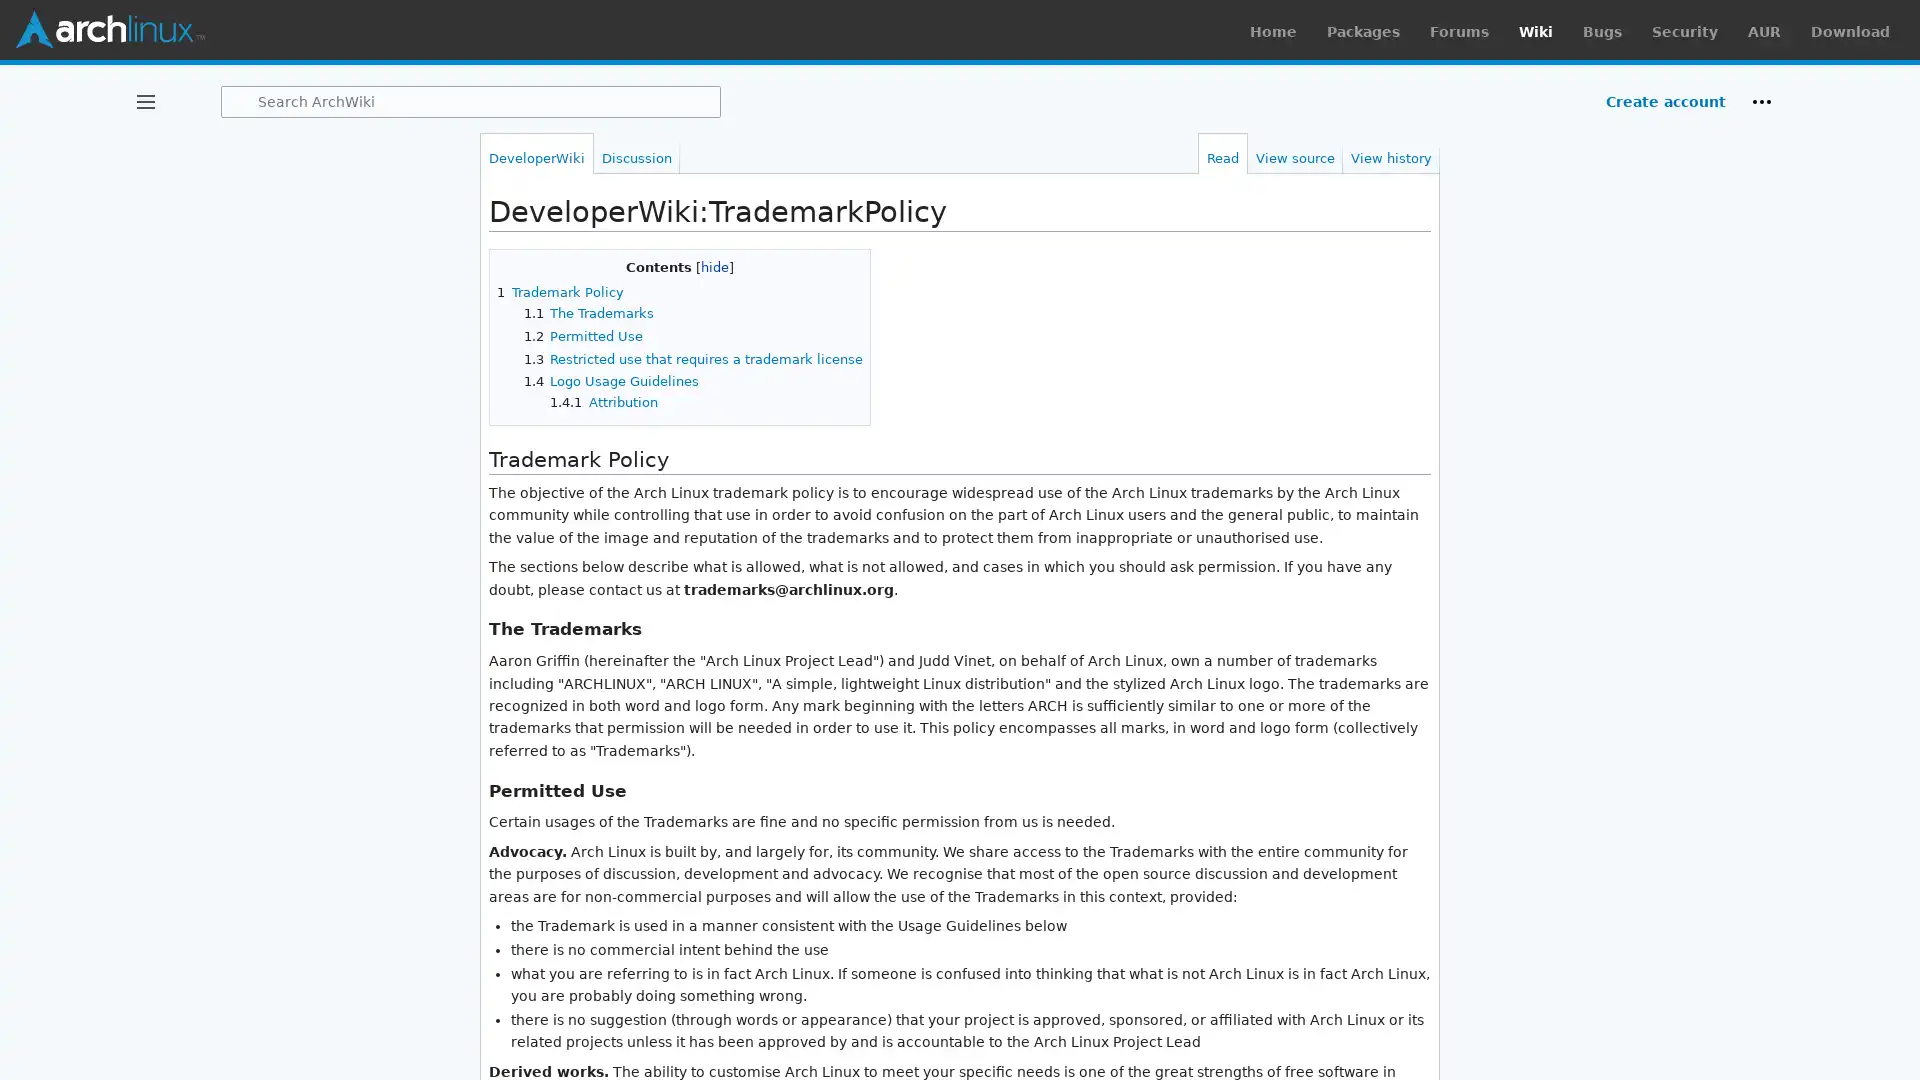 The image size is (1920, 1080). What do you see at coordinates (144, 101) in the screenshot?
I see `Toggle sidebar` at bounding box center [144, 101].